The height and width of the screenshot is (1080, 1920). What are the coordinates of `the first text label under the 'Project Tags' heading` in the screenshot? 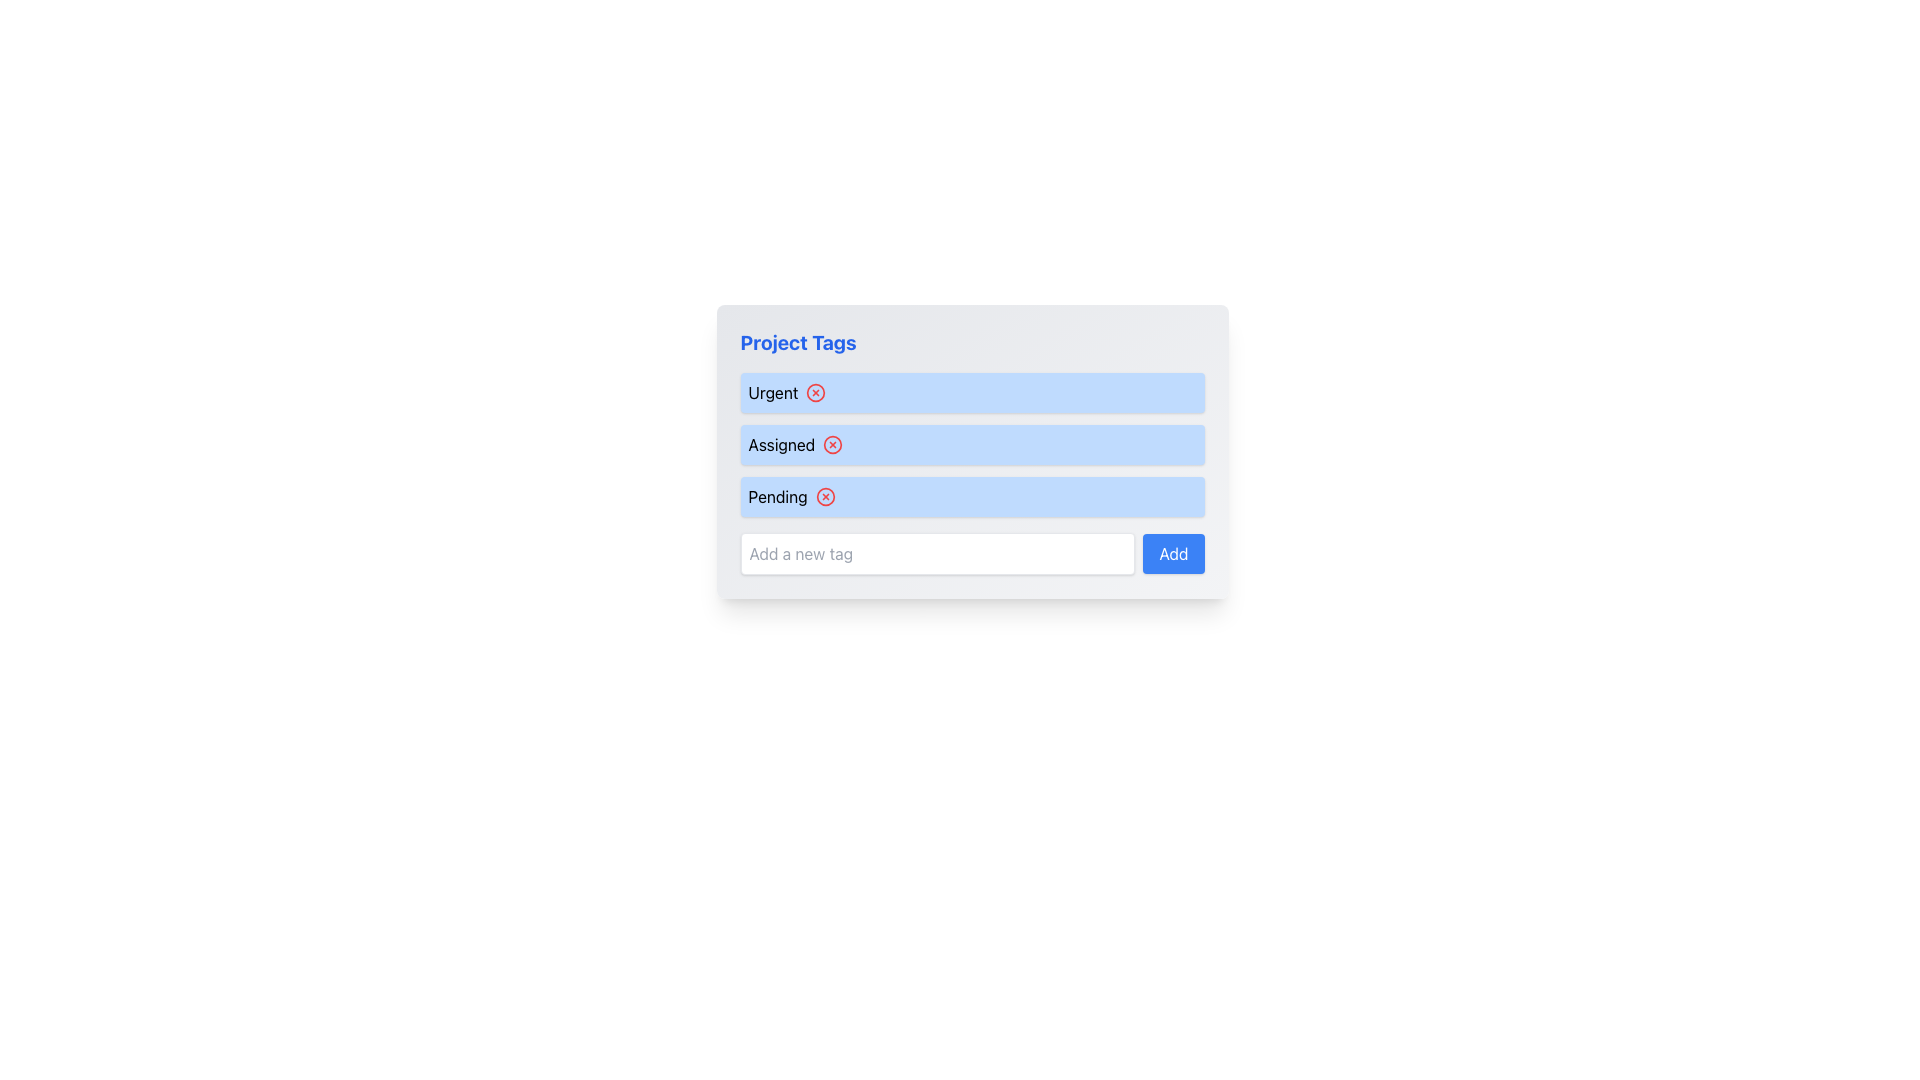 It's located at (772, 393).